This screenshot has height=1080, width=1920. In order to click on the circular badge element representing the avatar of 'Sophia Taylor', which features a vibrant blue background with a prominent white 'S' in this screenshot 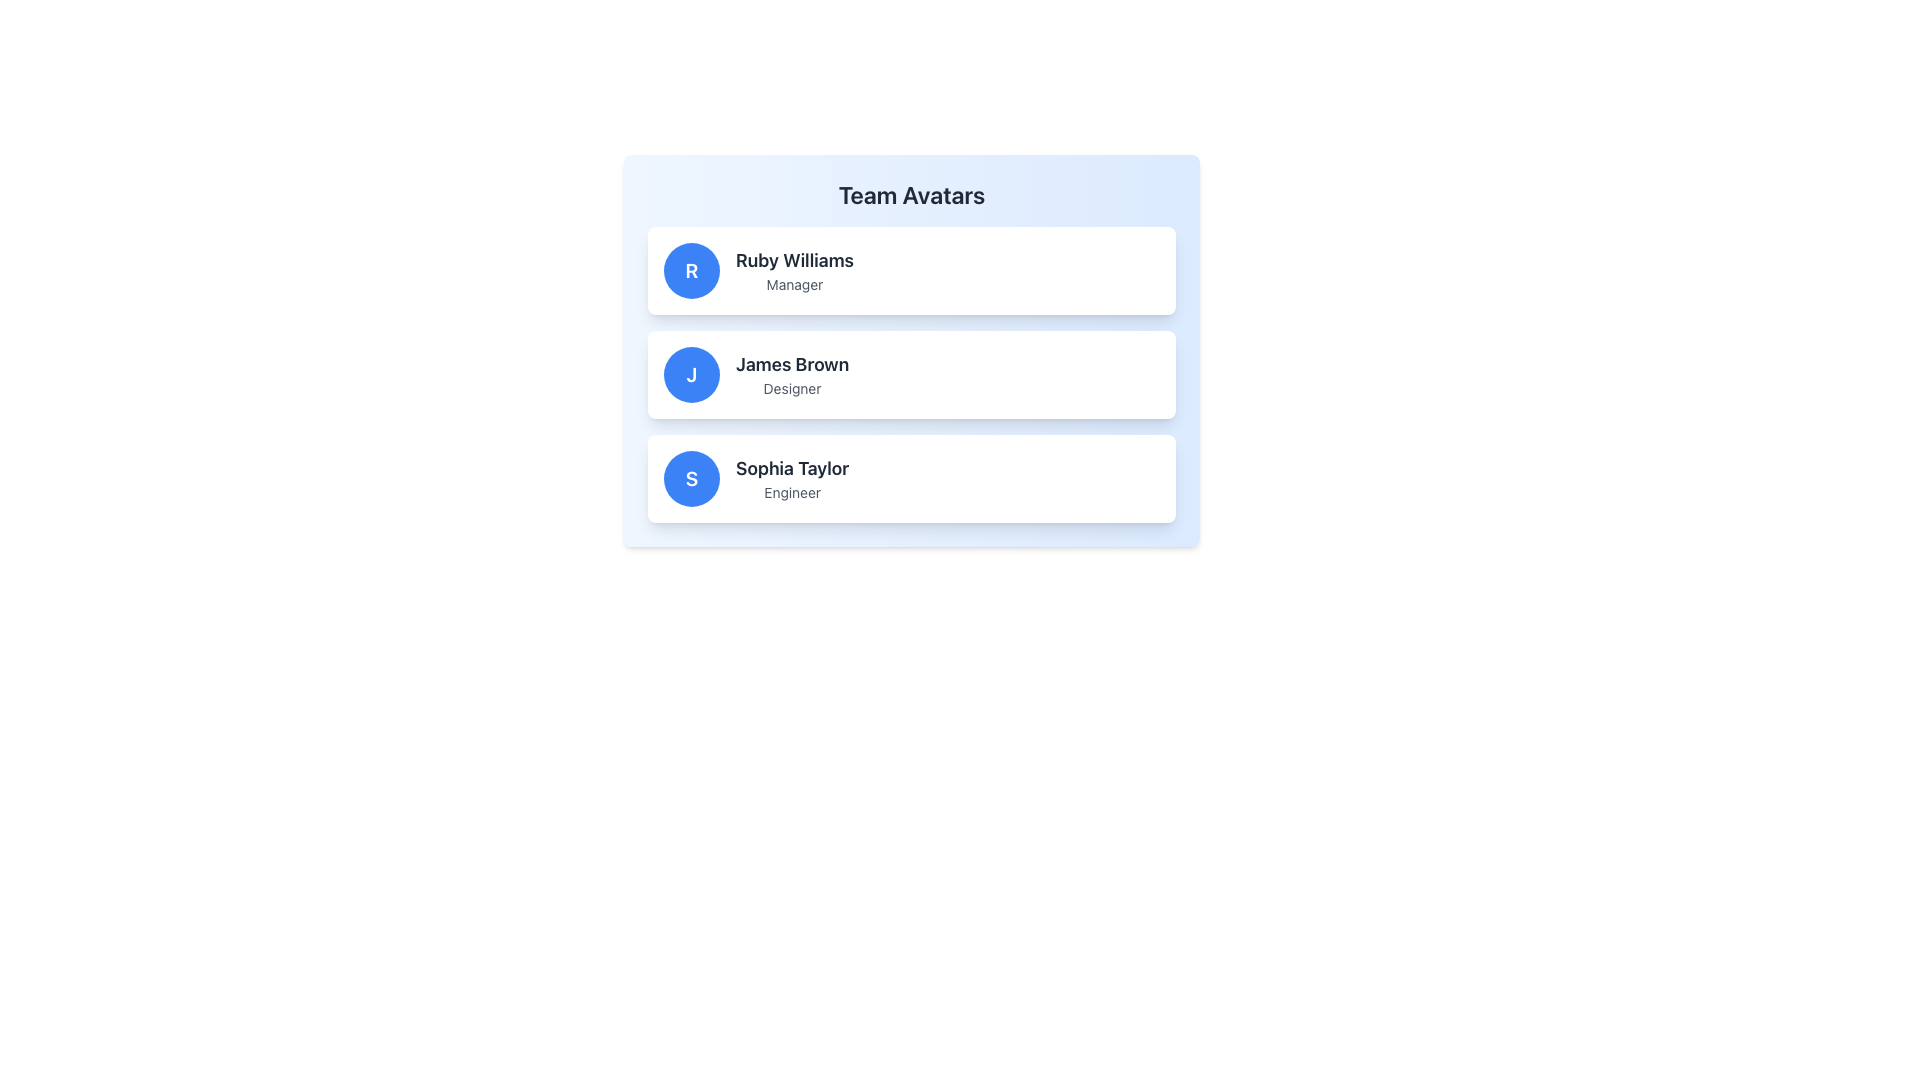, I will do `click(691, 478)`.